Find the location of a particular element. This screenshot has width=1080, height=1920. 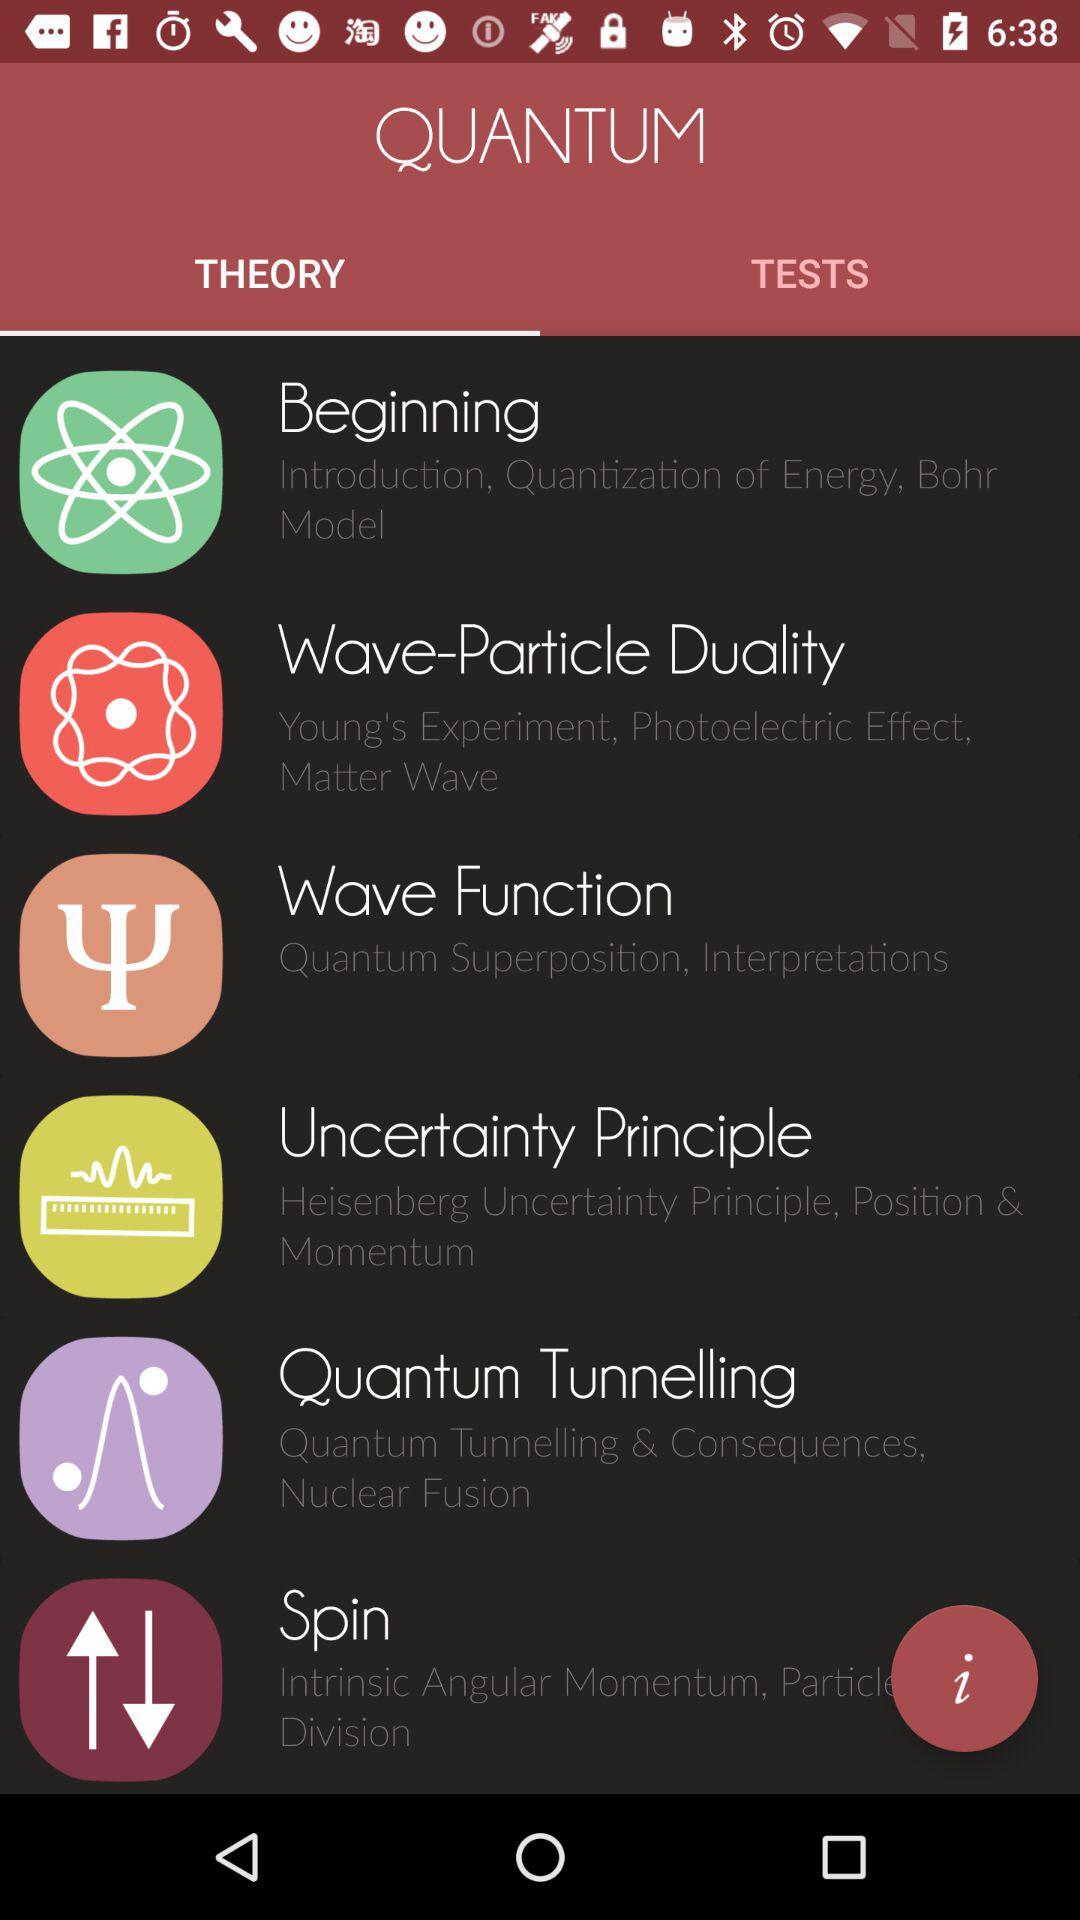

quantum tunneling section is located at coordinates (120, 1437).